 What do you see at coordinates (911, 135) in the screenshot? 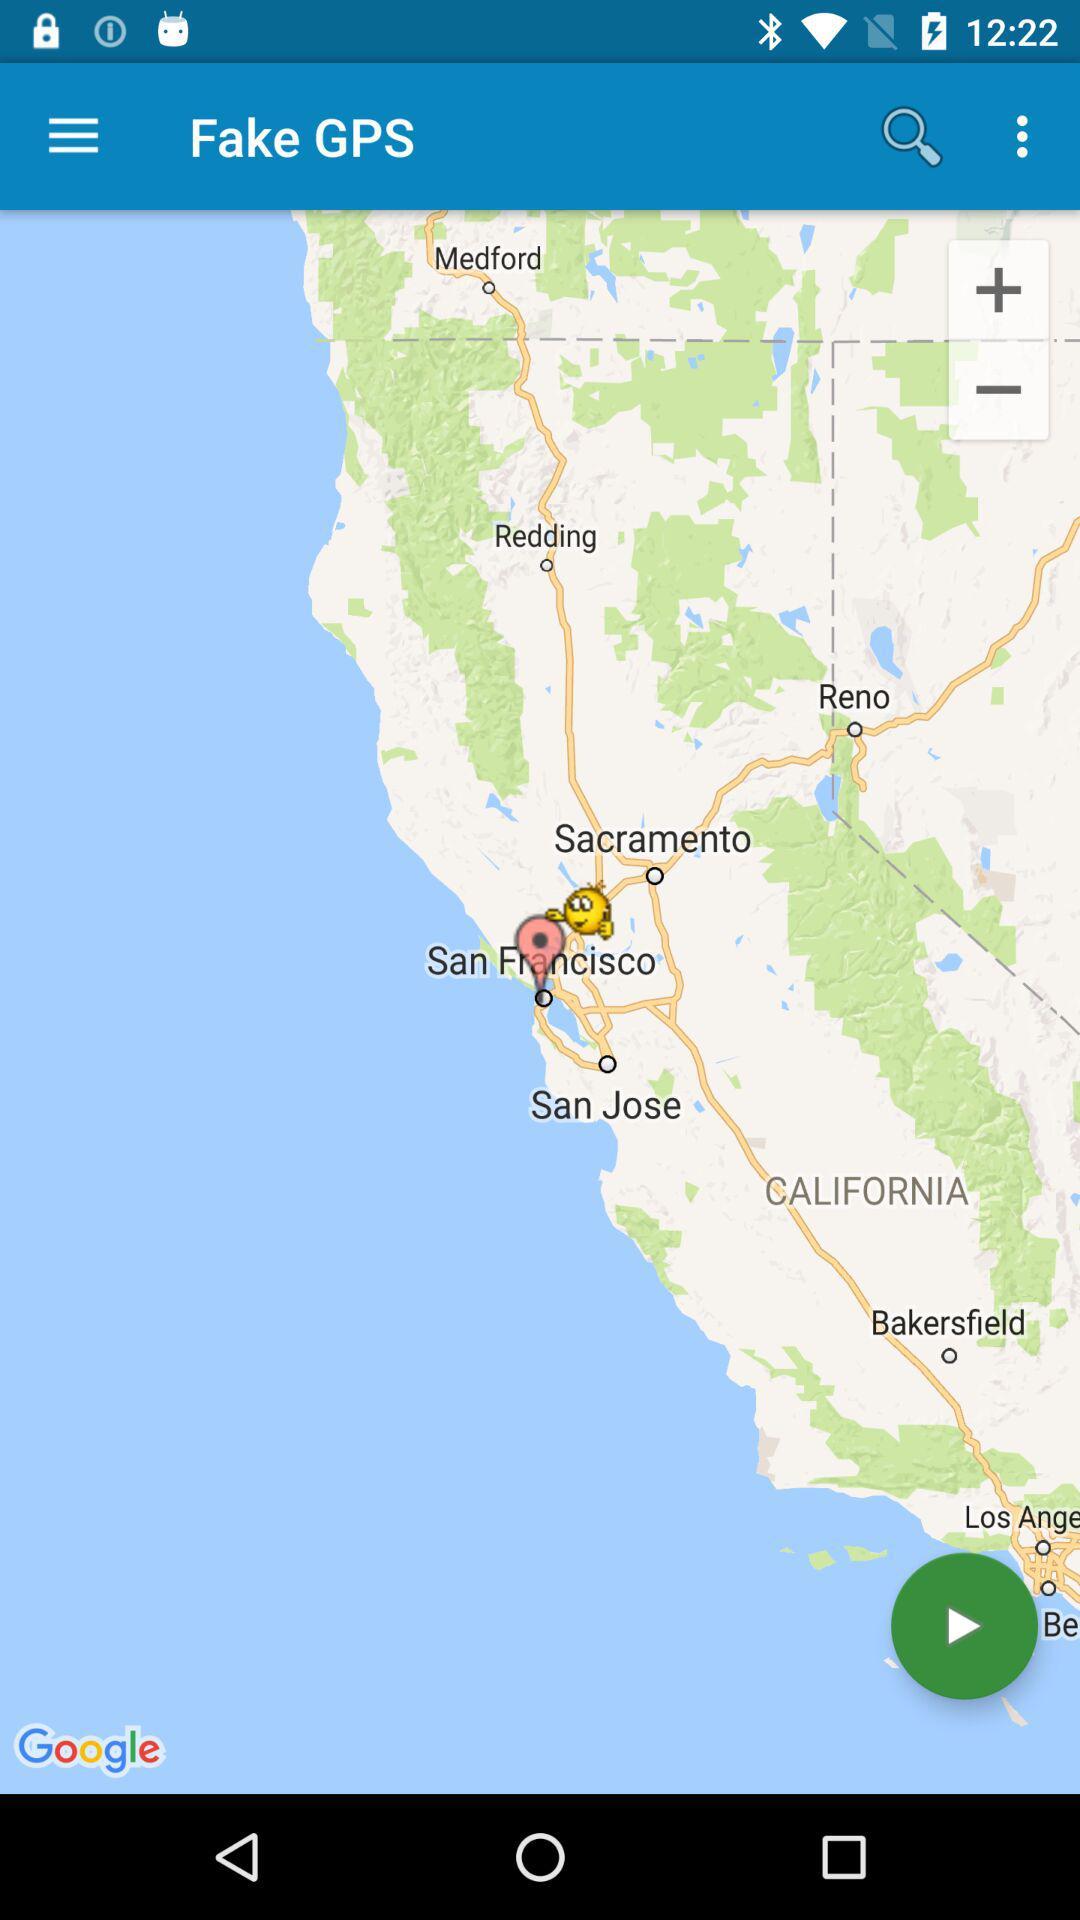
I see `the icon next to fake gps app` at bounding box center [911, 135].